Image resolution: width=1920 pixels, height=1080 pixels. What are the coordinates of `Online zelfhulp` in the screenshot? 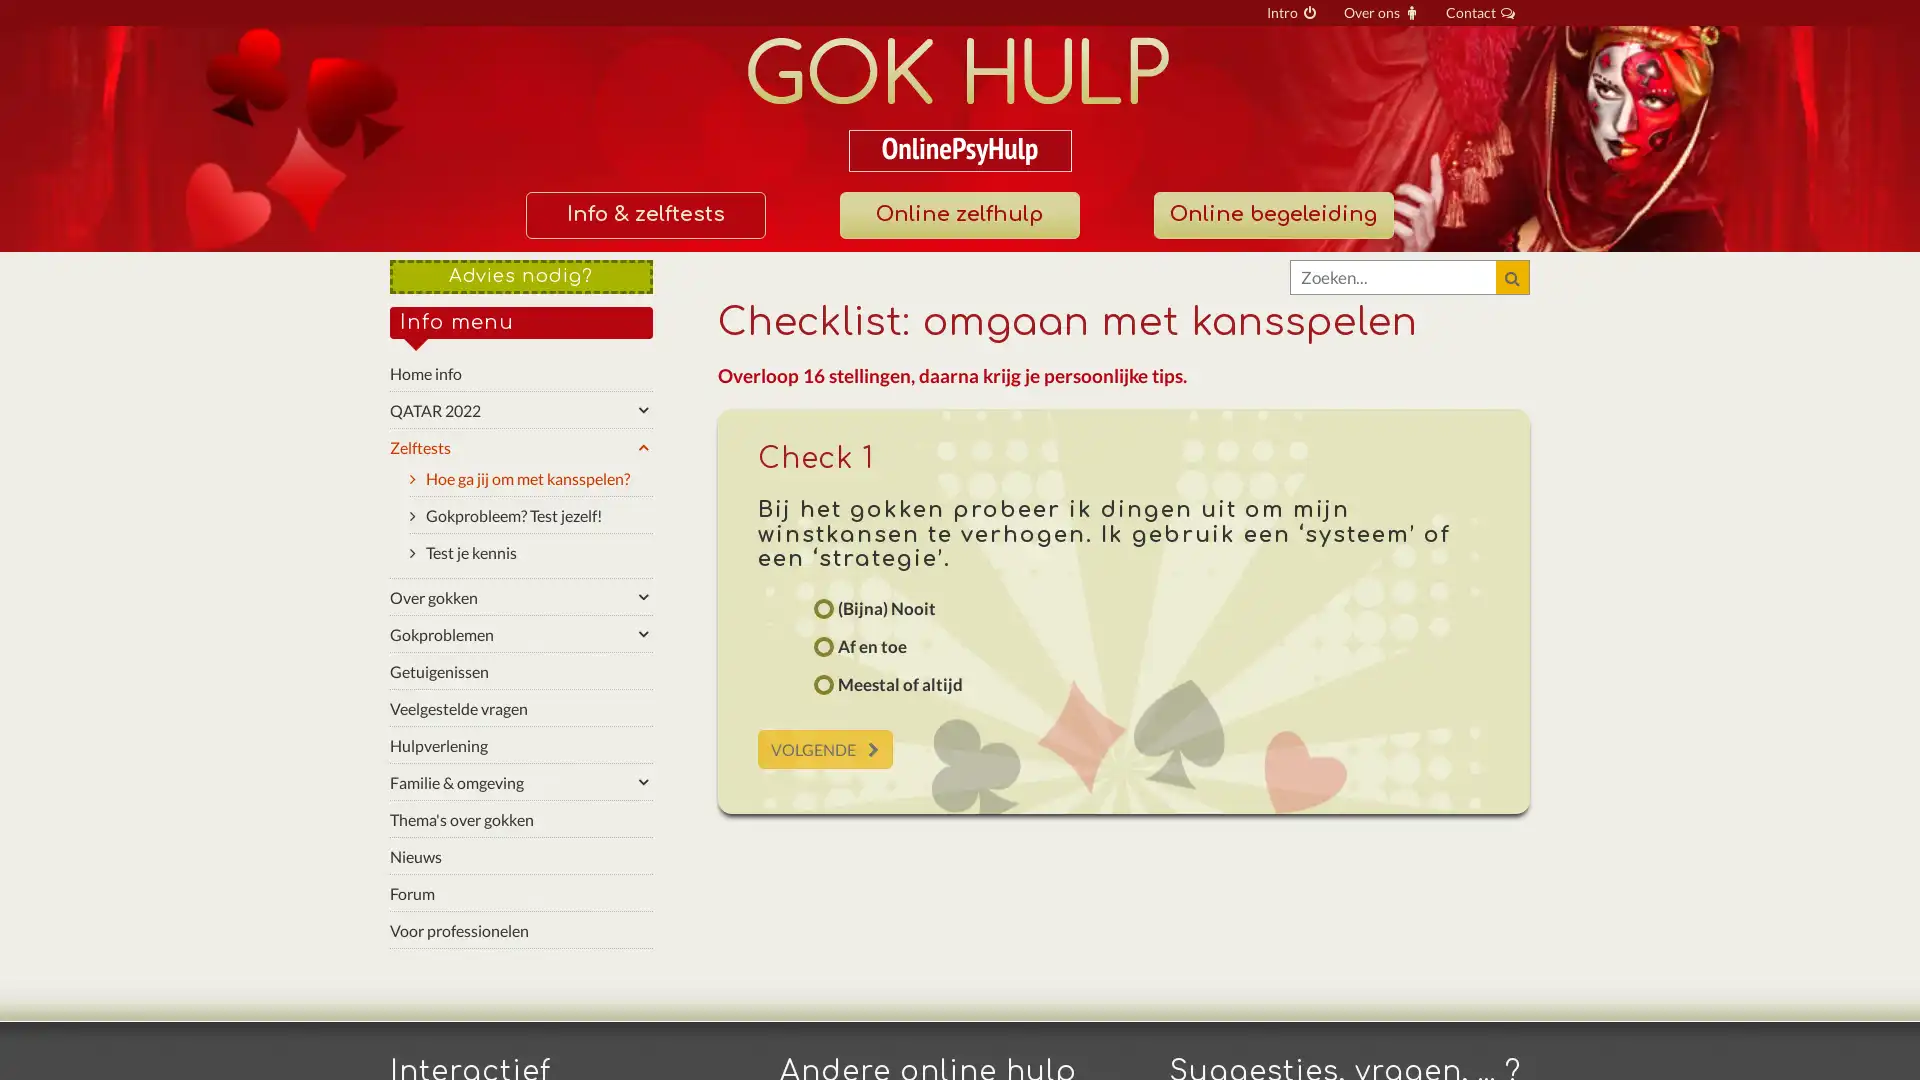 It's located at (958, 215).